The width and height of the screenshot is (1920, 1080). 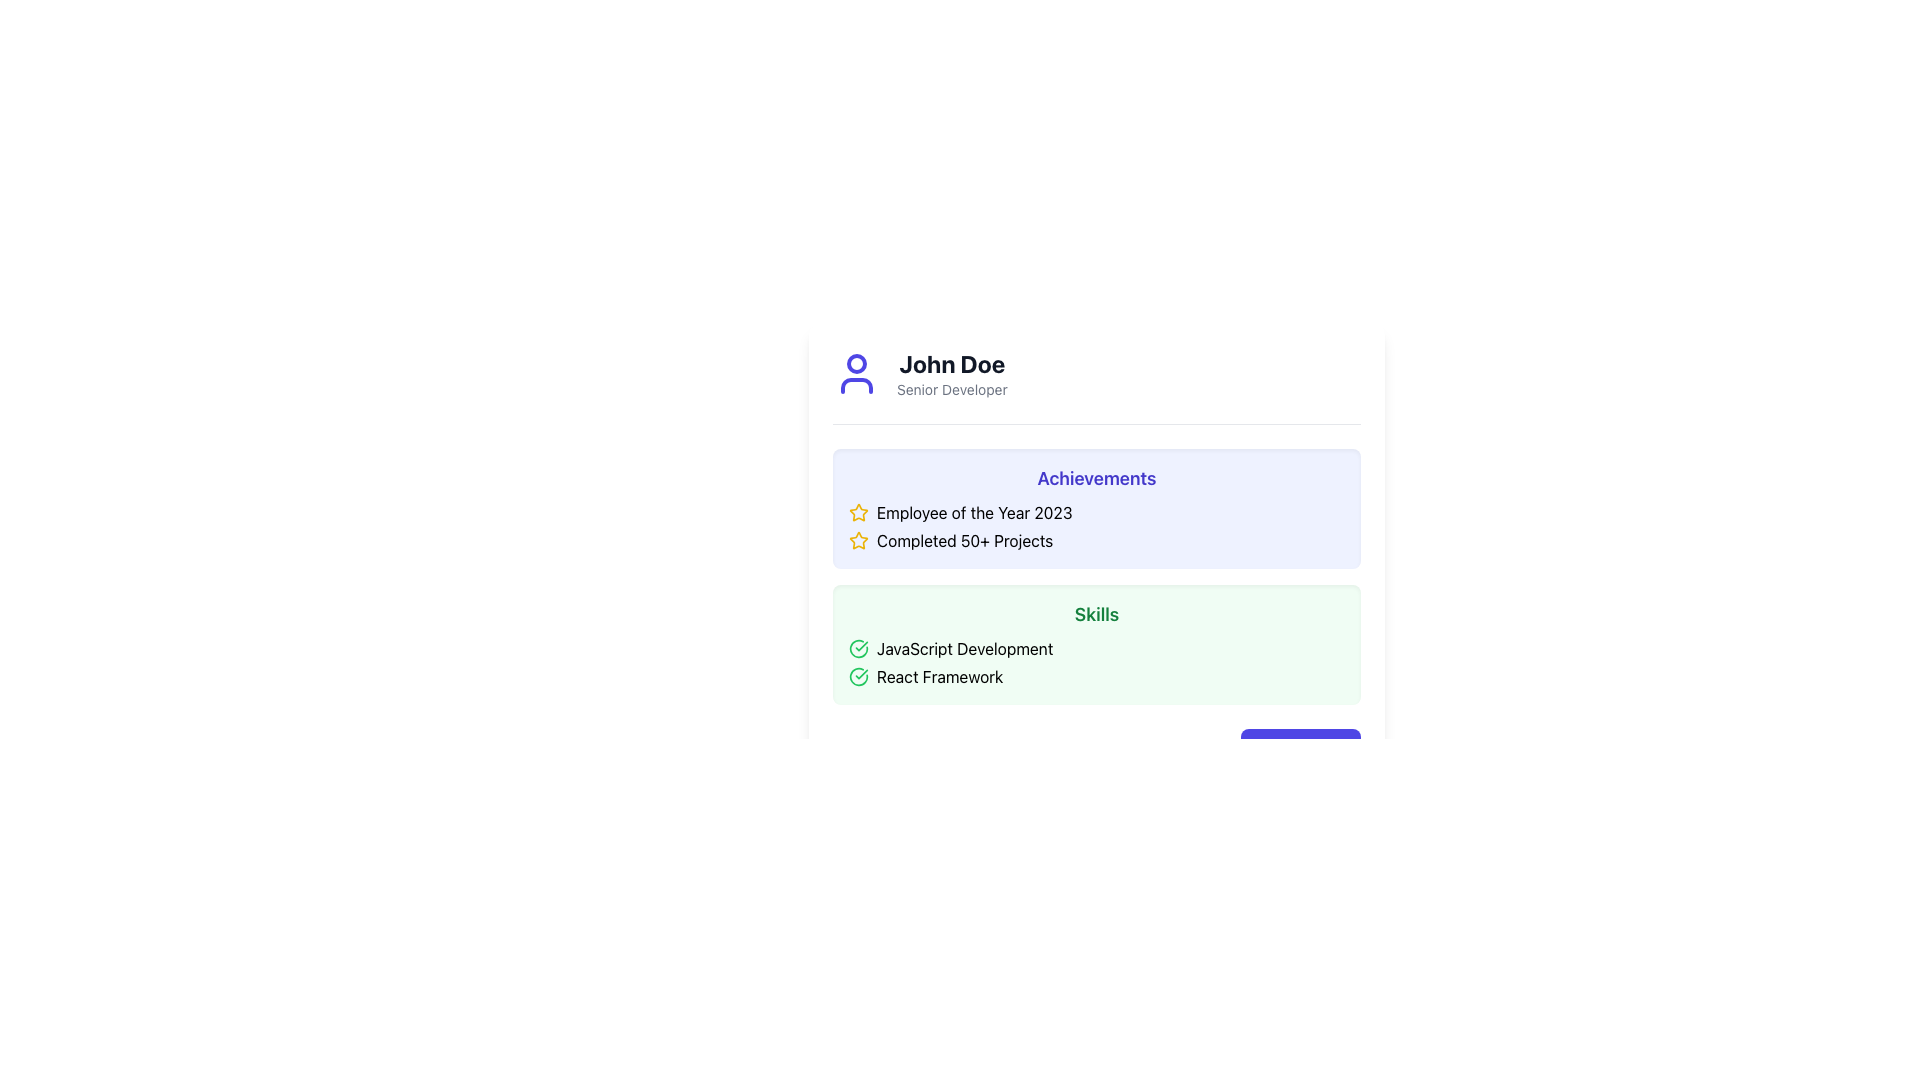 I want to click on the 'React Framework' label in the 'Skills' section, which is the second item in a vertical list under 'JavaScript Development', so click(x=939, y=676).